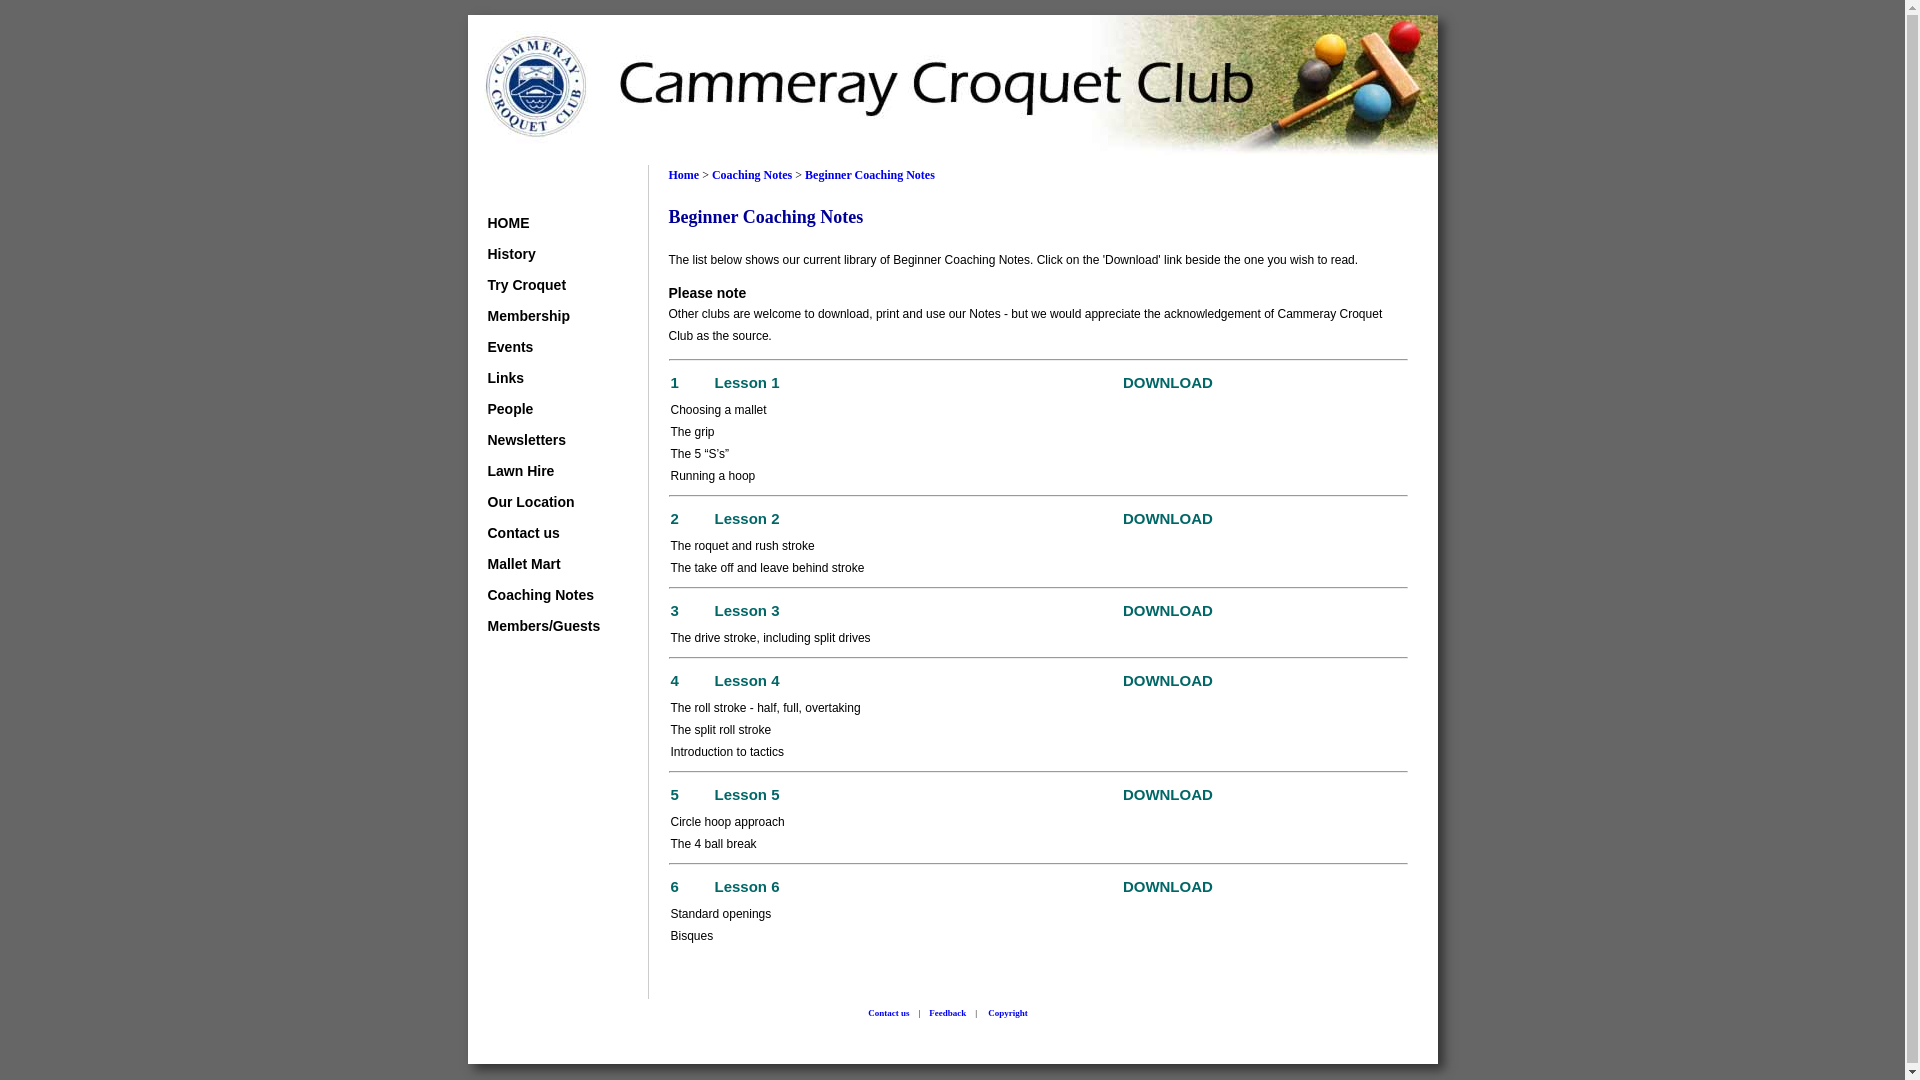 The height and width of the screenshot is (1080, 1920). Describe the element at coordinates (946, 1013) in the screenshot. I see `'Feedback'` at that location.